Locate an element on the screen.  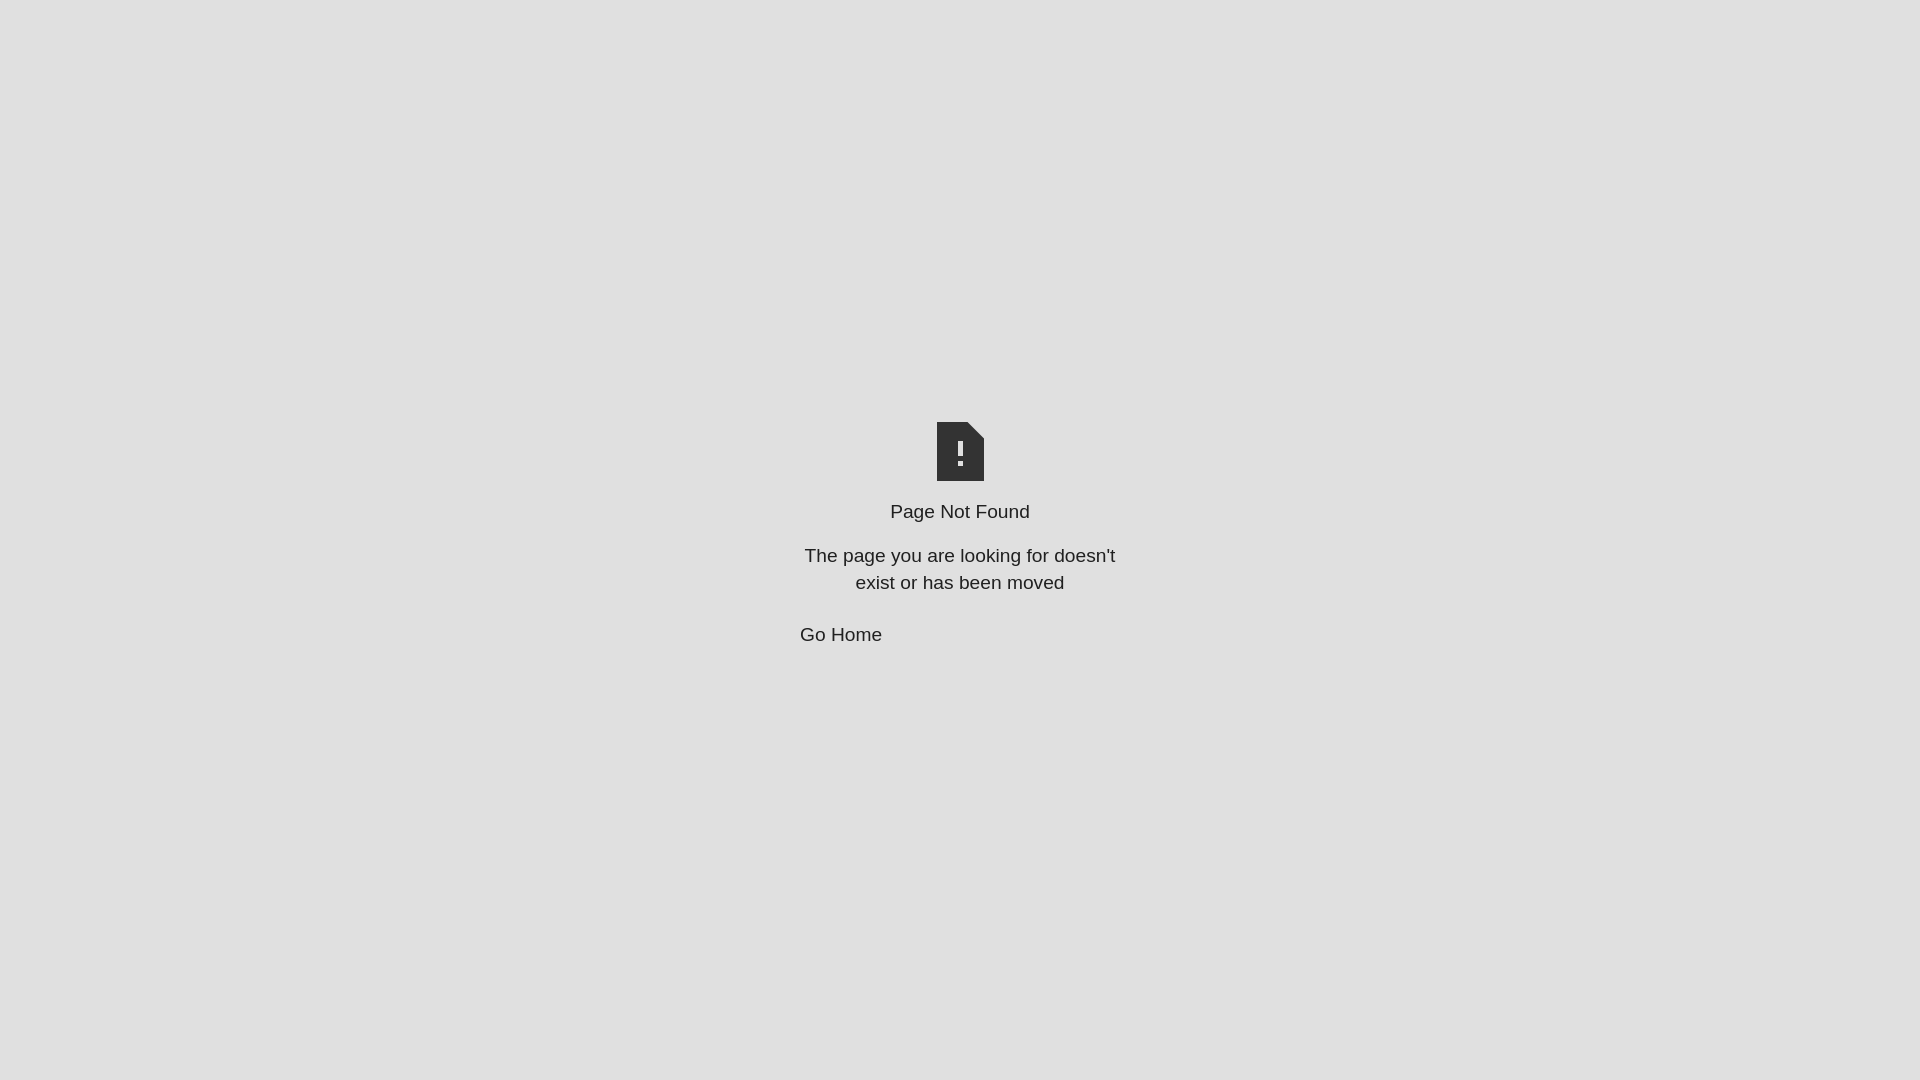
'Go Home' is located at coordinates (960, 635).